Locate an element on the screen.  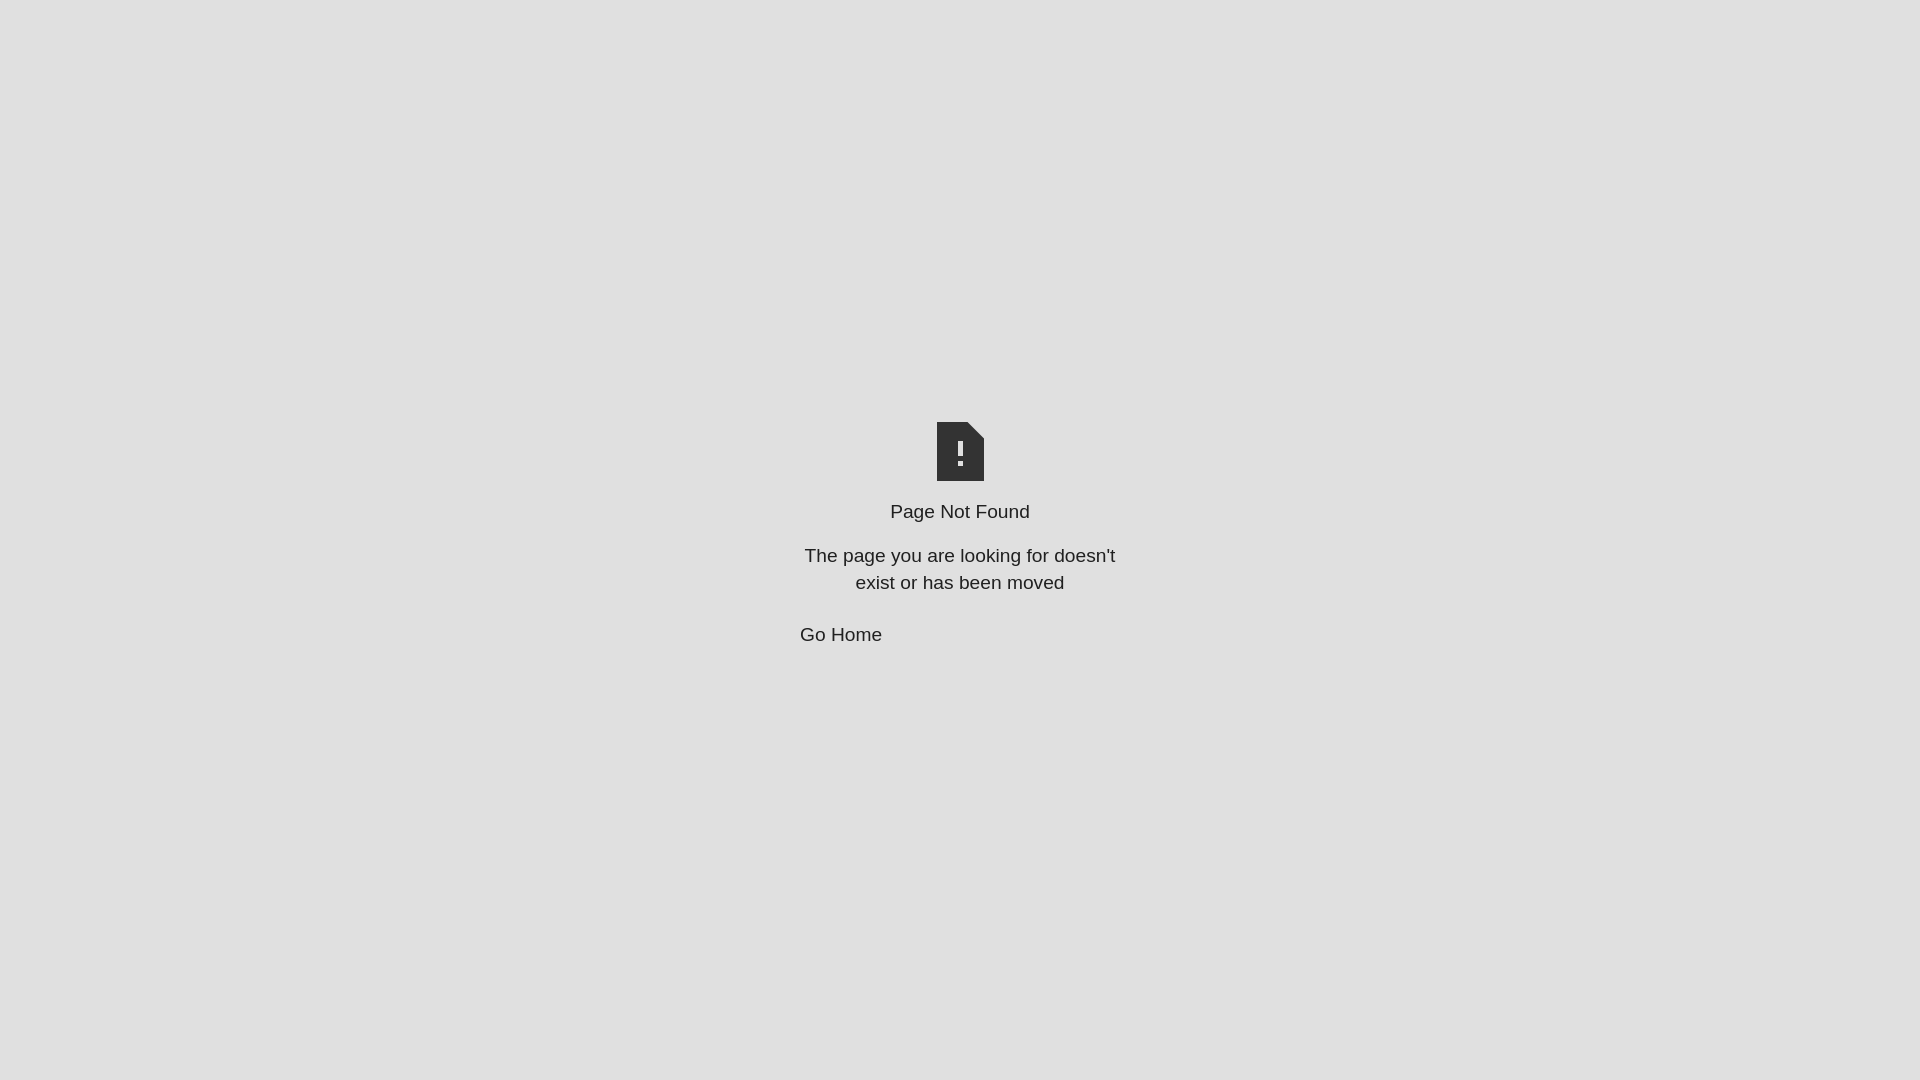
'Go Home' is located at coordinates (960, 635).